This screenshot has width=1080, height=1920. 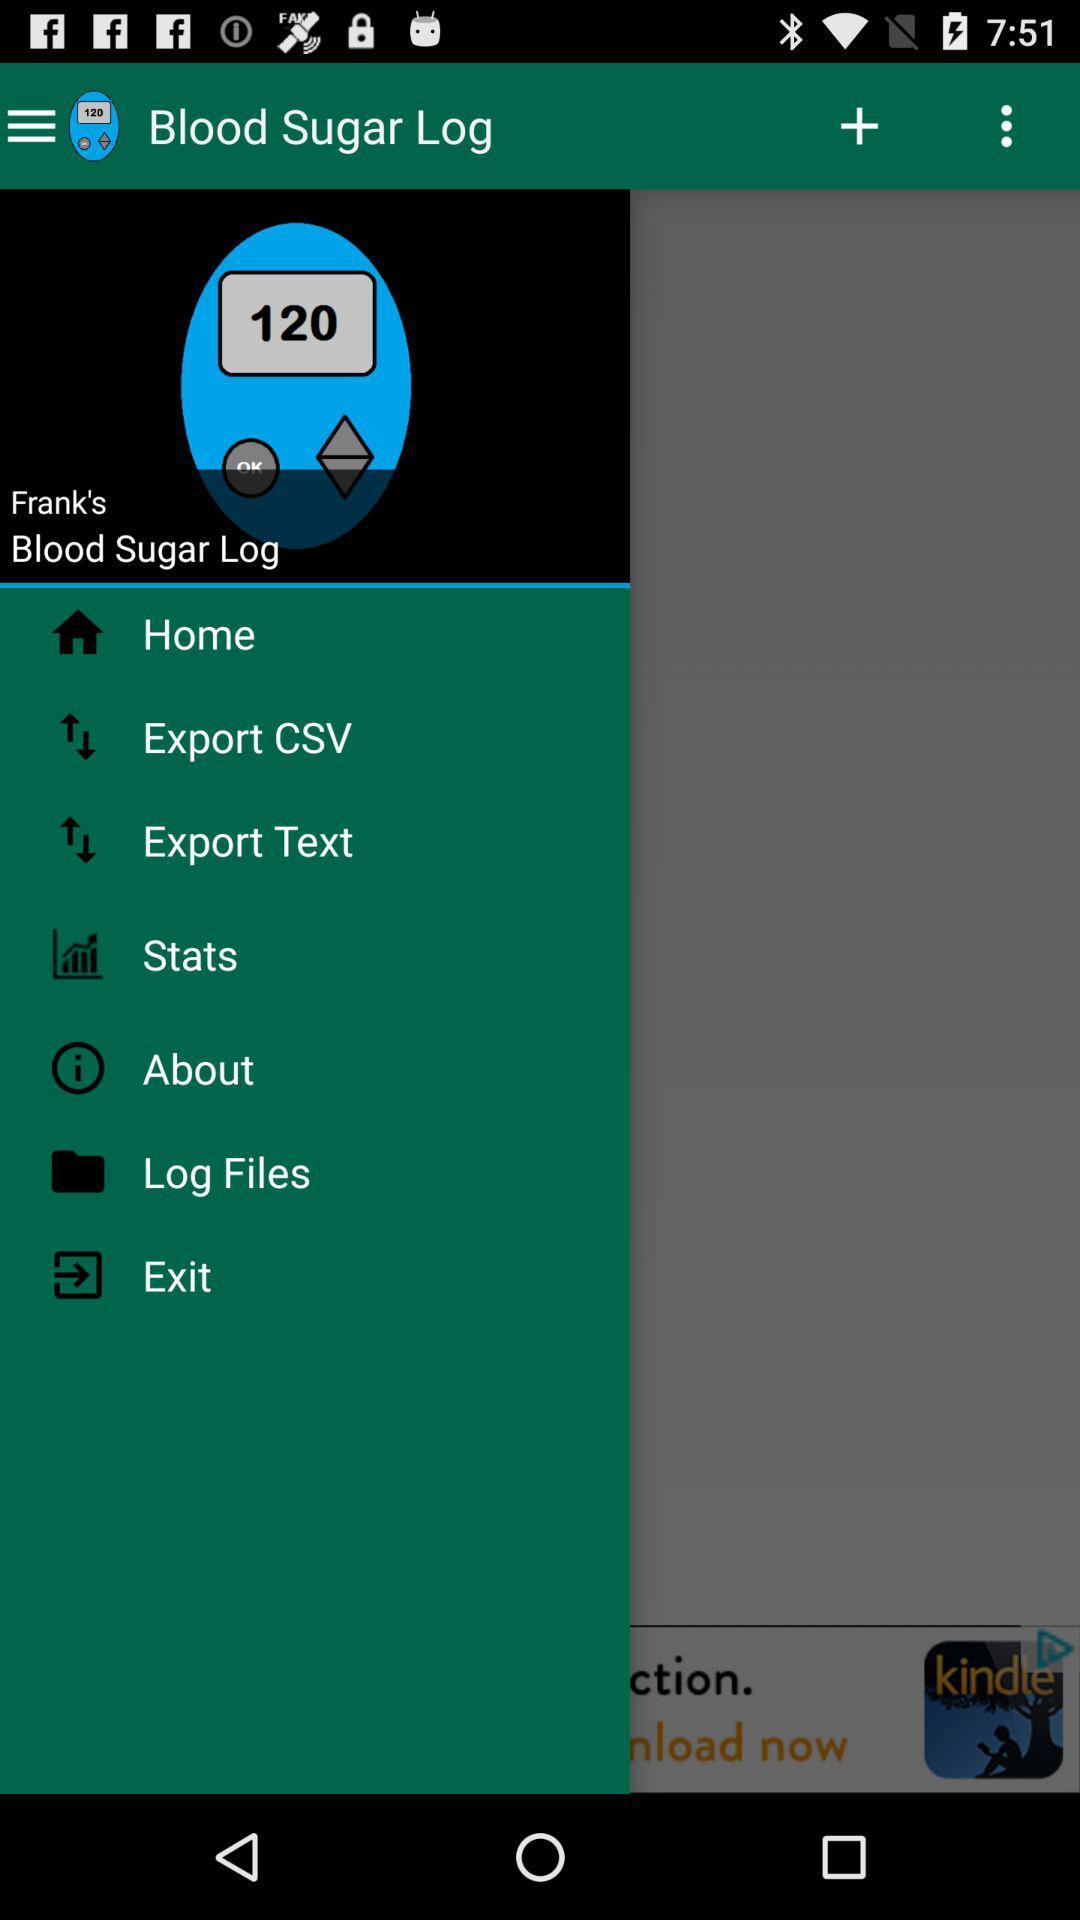 I want to click on export text, so click(x=300, y=840).